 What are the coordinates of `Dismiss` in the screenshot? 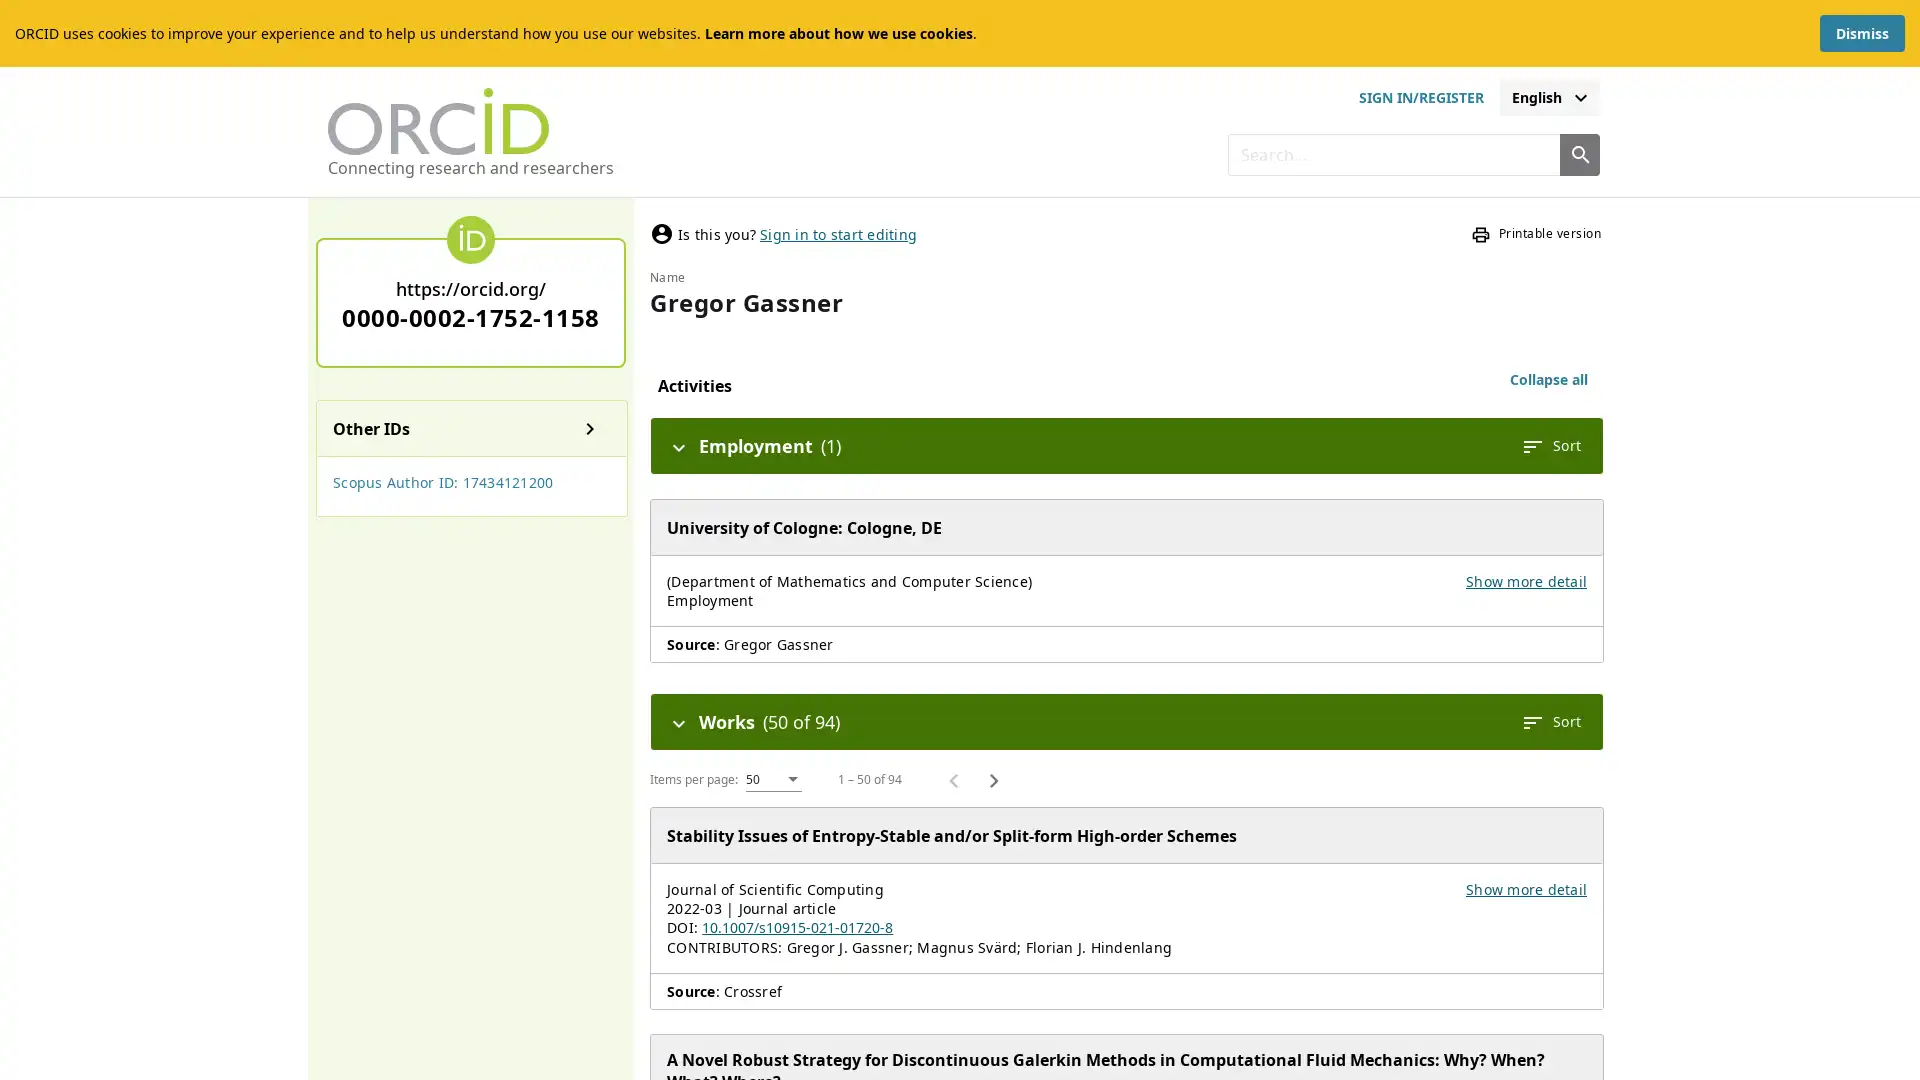 It's located at (1861, 33).